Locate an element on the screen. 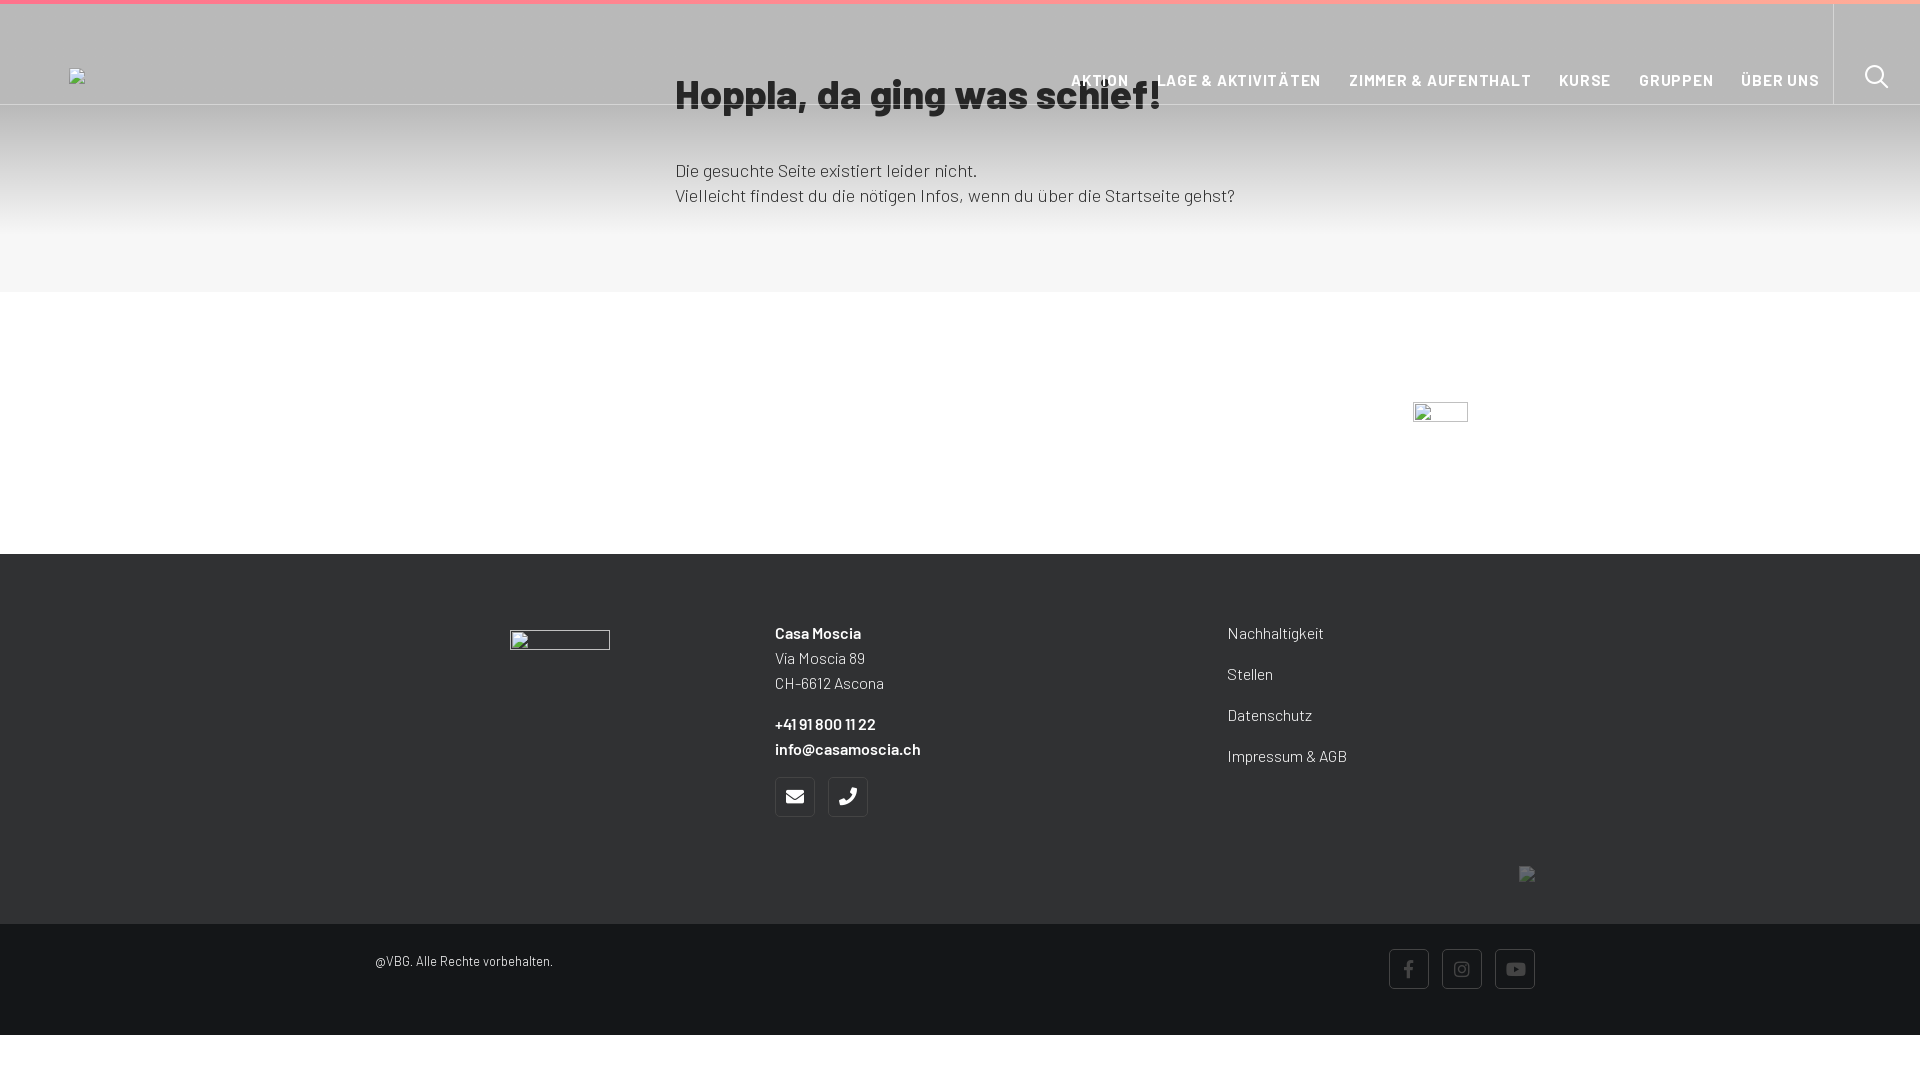  '+41 91 800 11 22' is located at coordinates (825, 723).